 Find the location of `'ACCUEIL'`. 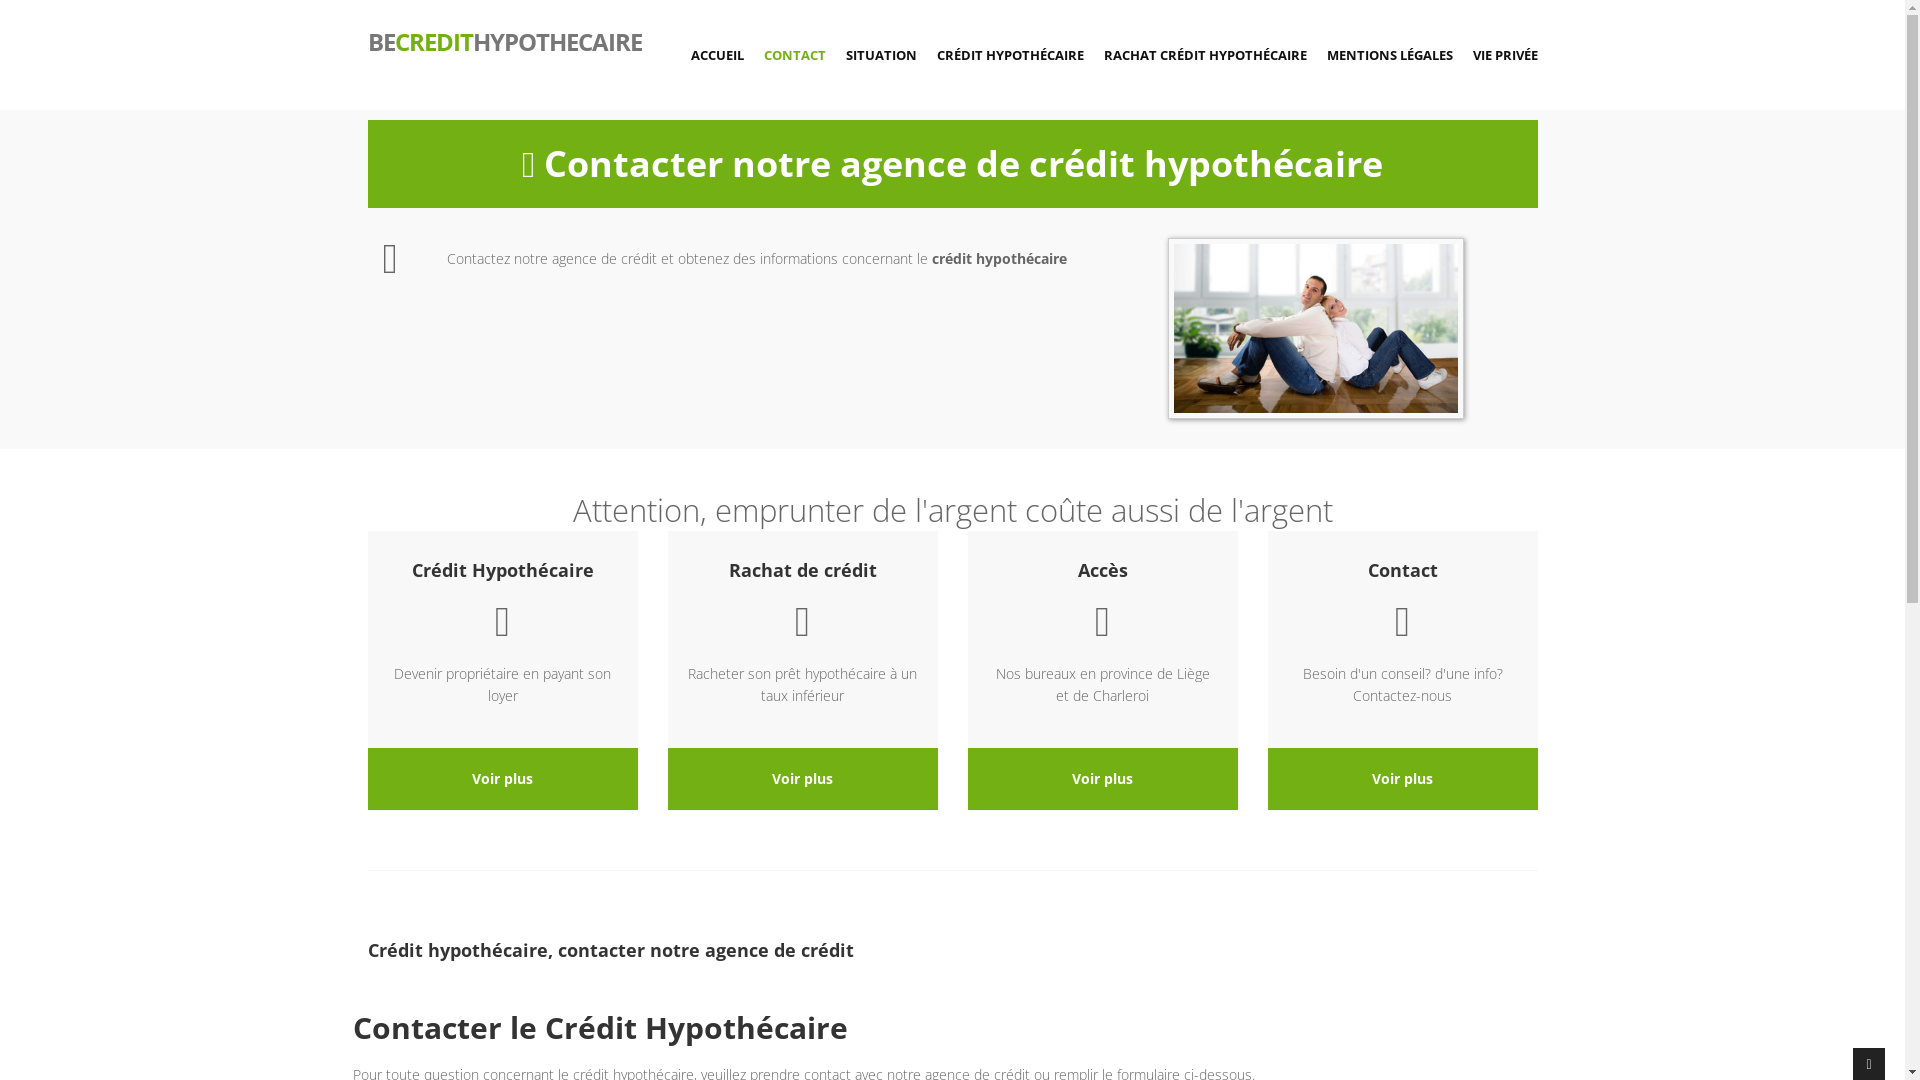

'ACCUEIL' is located at coordinates (716, 53).